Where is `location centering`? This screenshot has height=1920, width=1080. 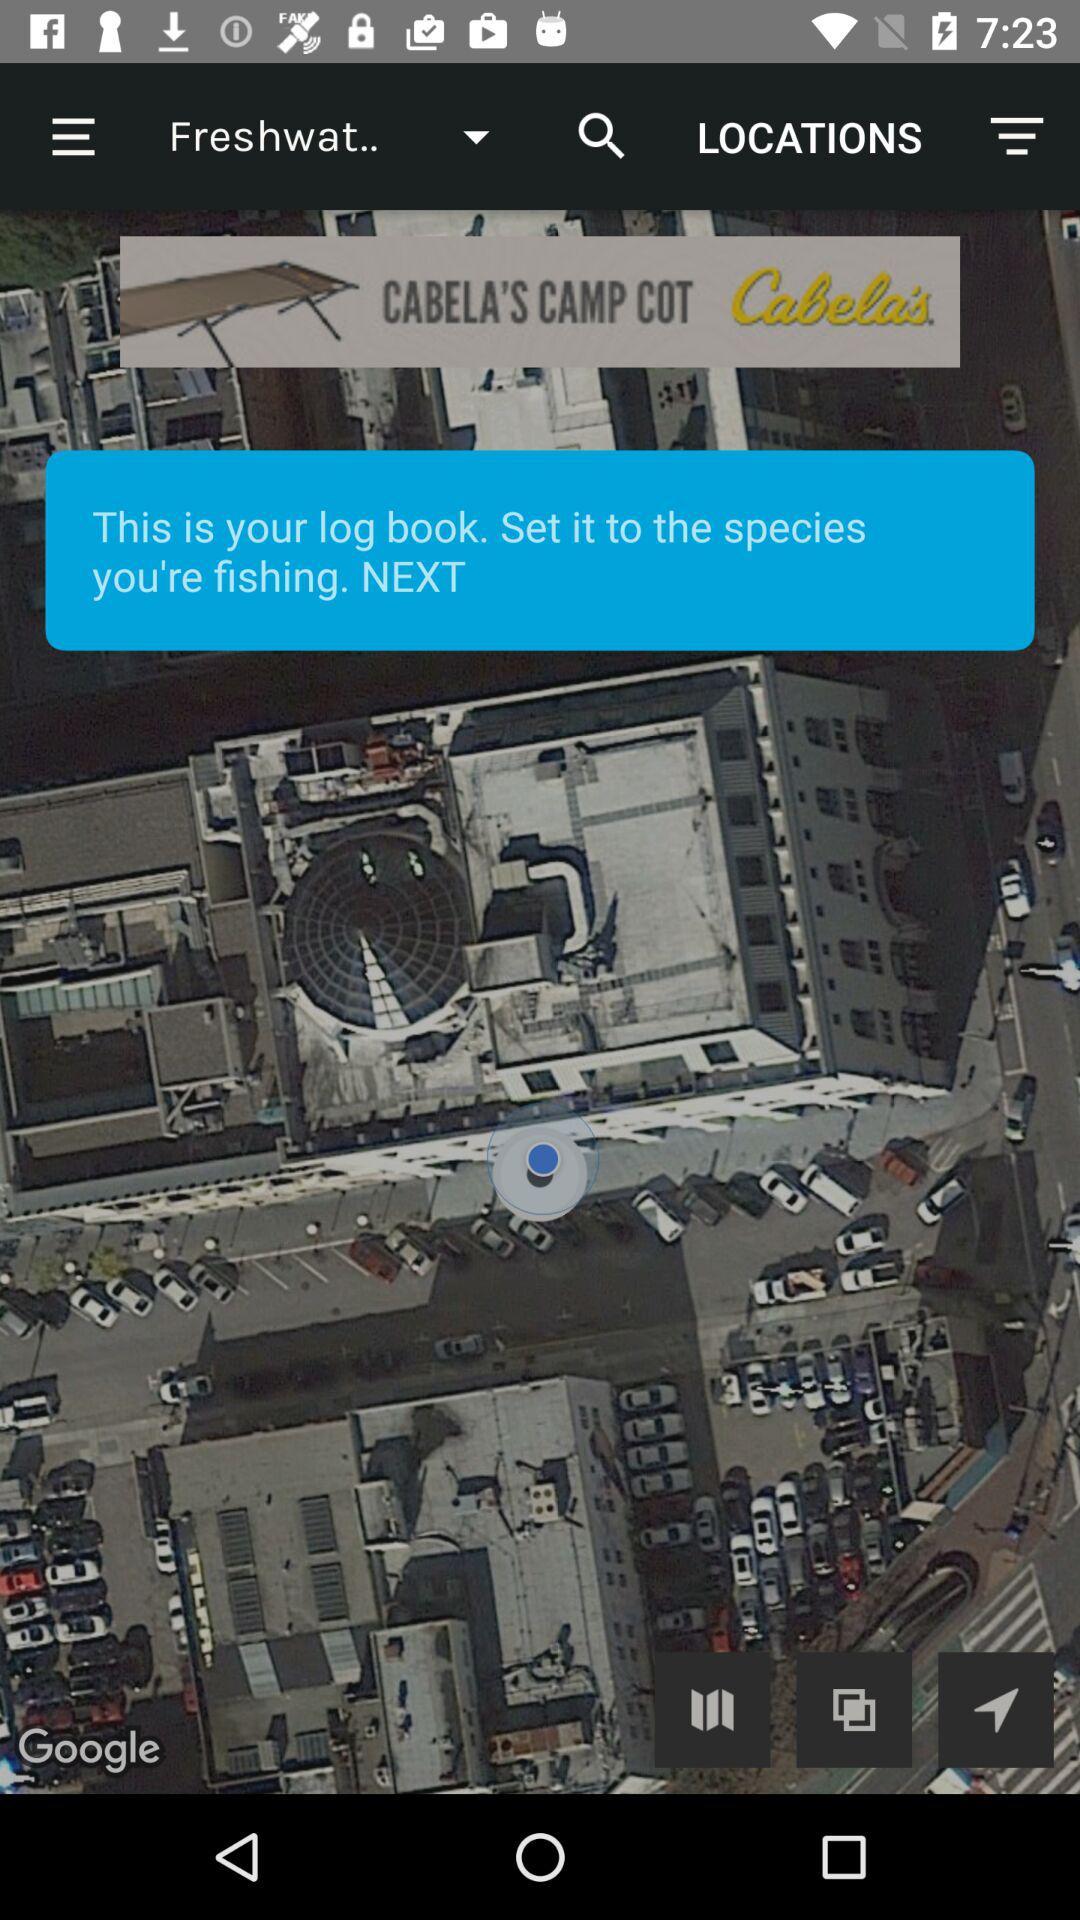 location centering is located at coordinates (995, 1708).